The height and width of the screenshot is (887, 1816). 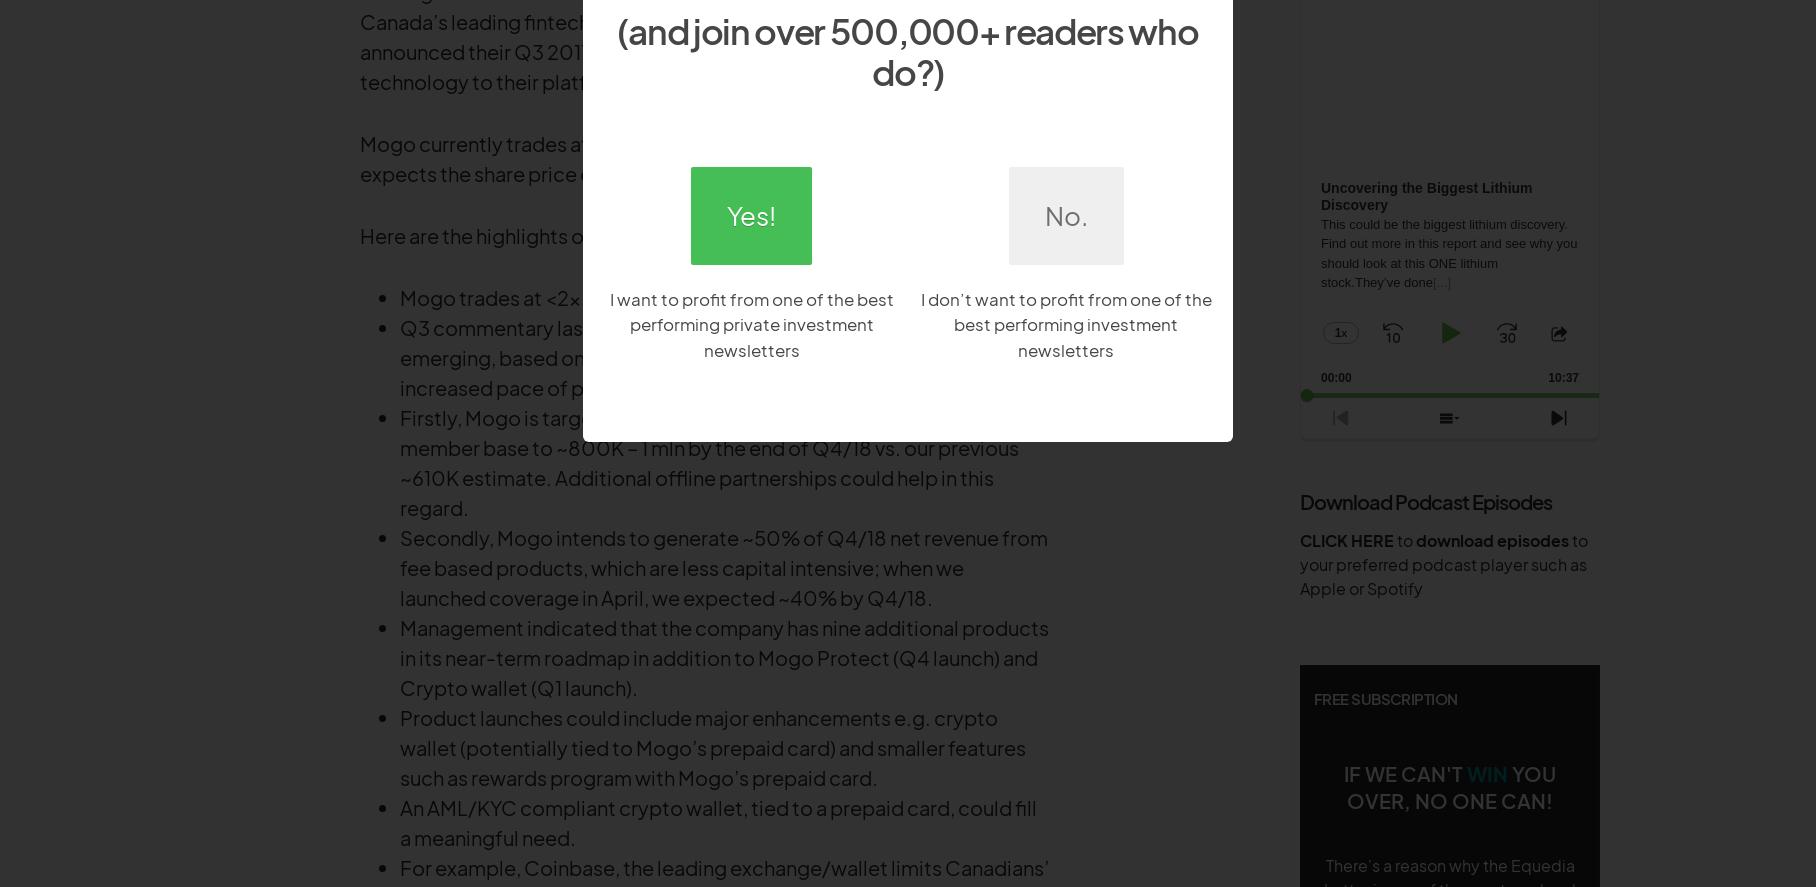 I want to click on 'Product launches could include major enhancements e.g. crypto wallet (potentially tied to Mogo’s prepaid card) and smaller features such as rewards program with Mogo’s prepaid card.', so click(x=711, y=746).